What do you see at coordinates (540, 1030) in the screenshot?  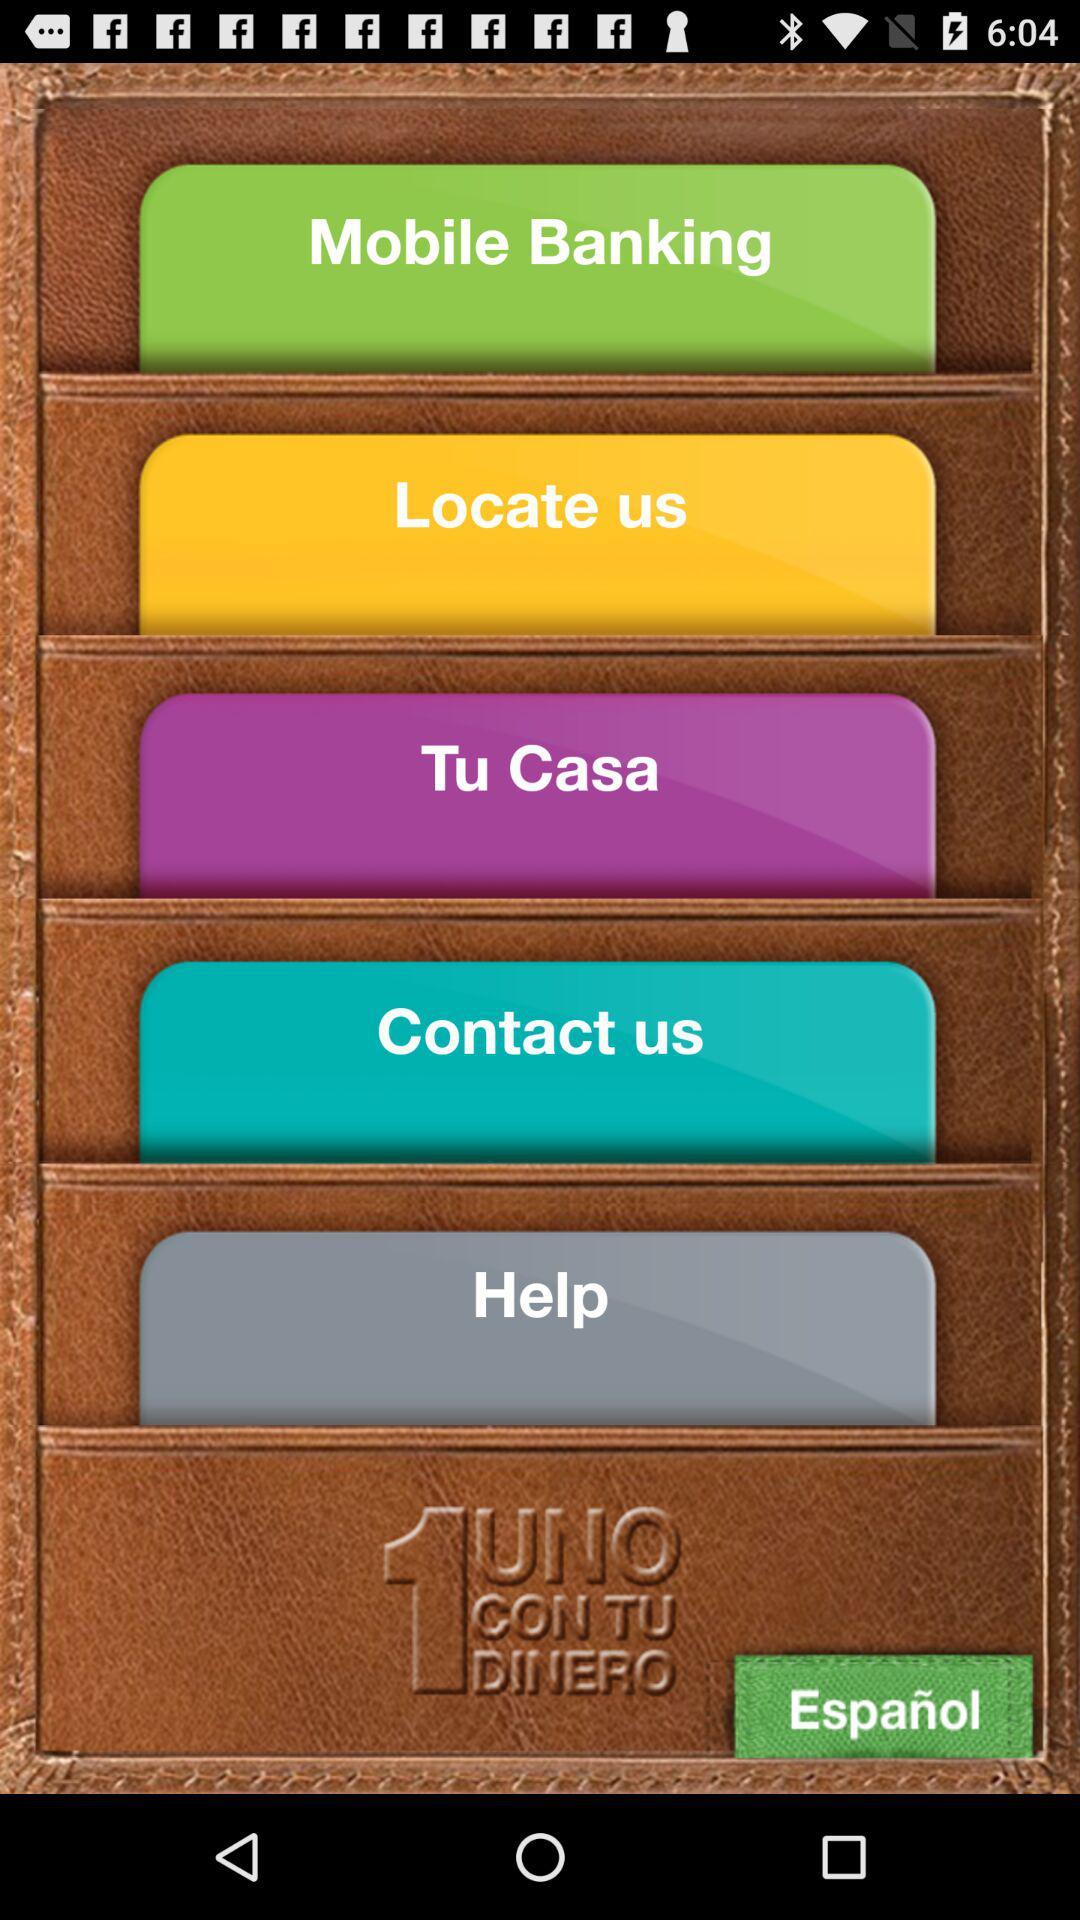 I see `contact us icon` at bounding box center [540, 1030].